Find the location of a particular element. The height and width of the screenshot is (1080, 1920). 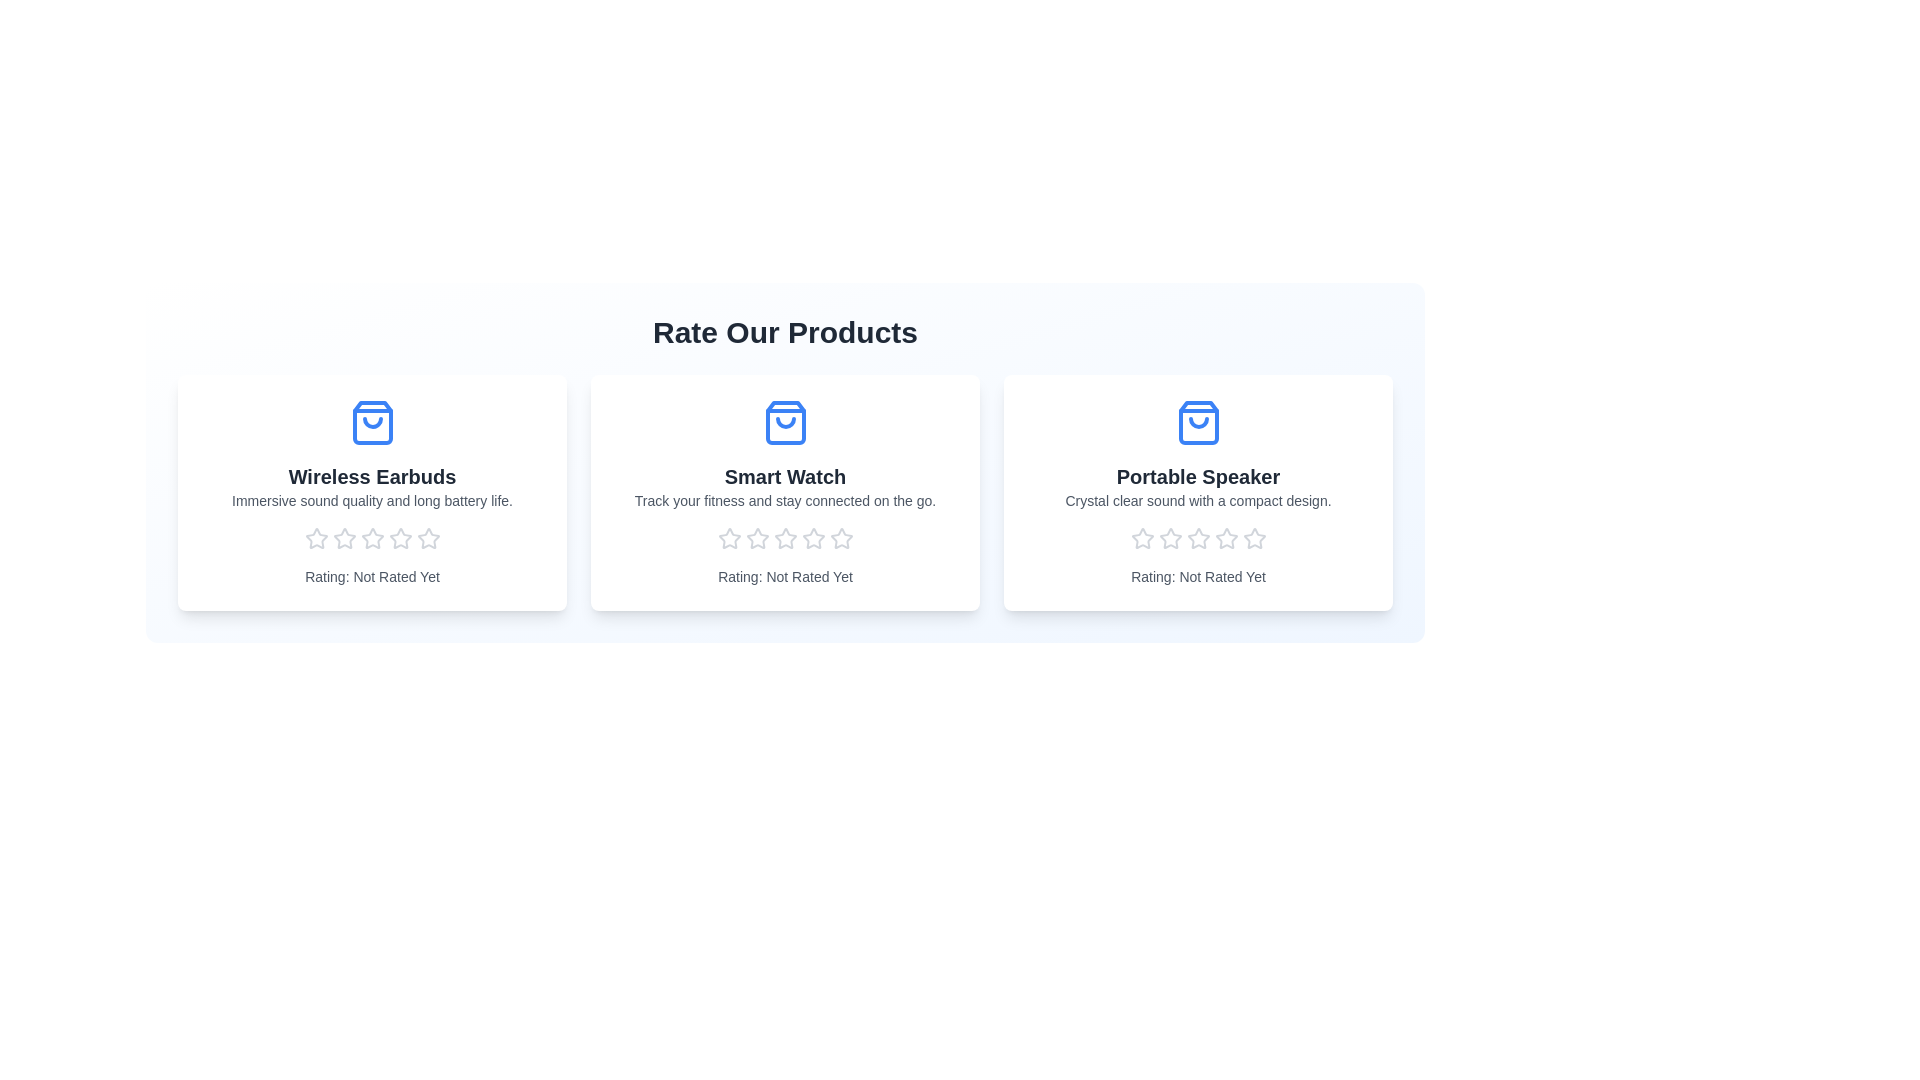

the product name and icon for the 'Wireless Earbuds' product is located at coordinates (372, 422).